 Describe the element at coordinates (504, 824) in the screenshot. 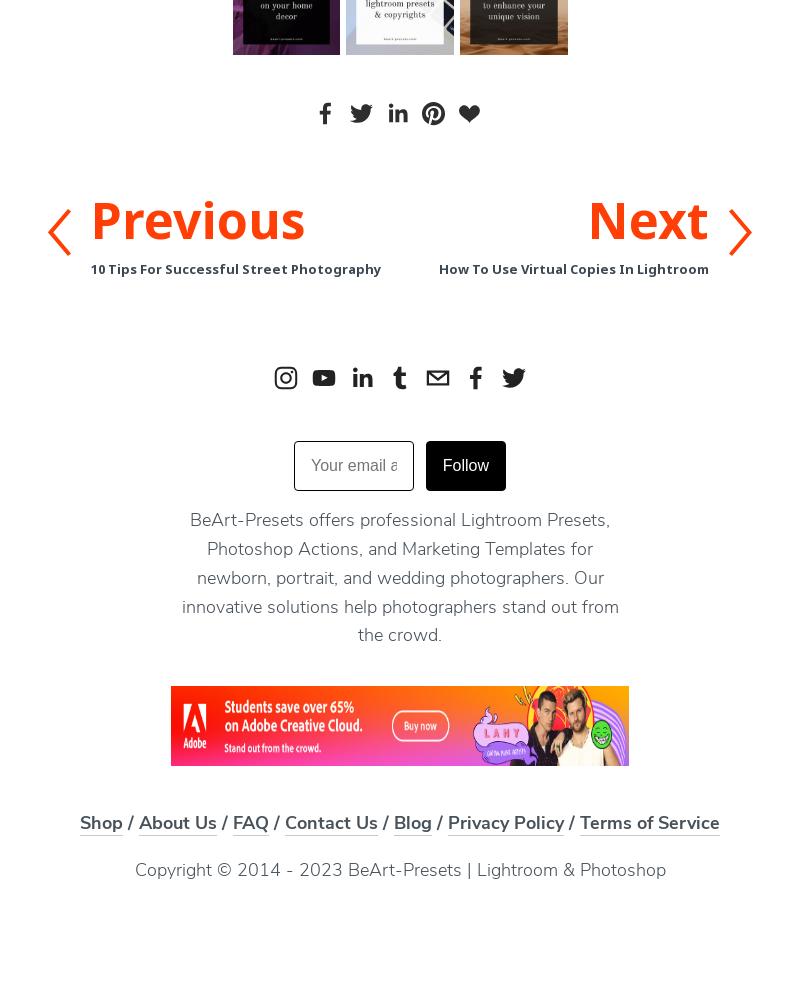

I see `'Privacy Policy'` at that location.